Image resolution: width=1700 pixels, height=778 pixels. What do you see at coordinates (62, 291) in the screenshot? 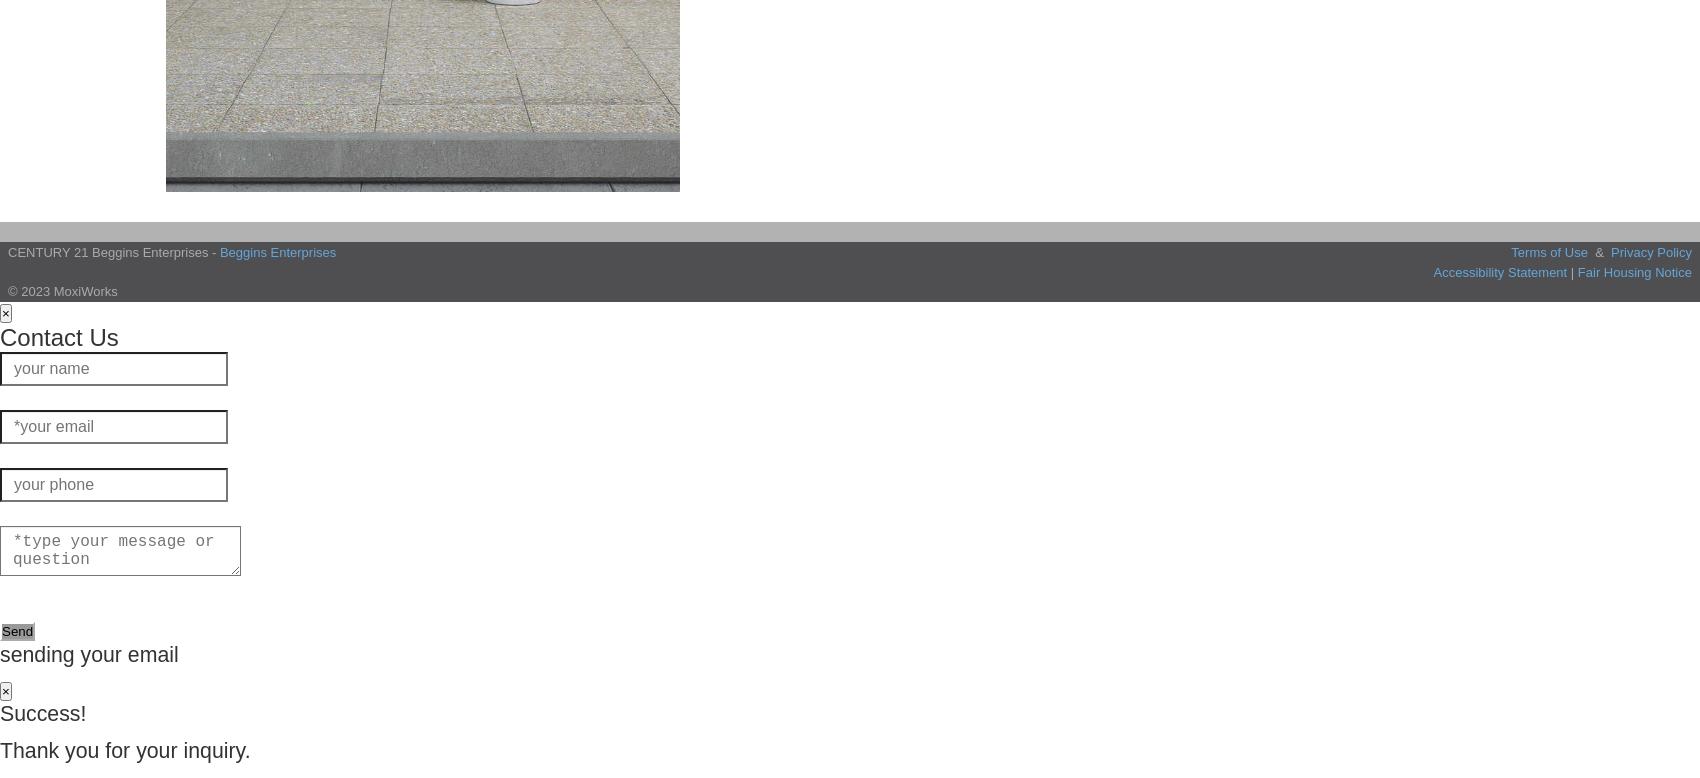
I see `'© 2023 MoxiWorks'` at bounding box center [62, 291].